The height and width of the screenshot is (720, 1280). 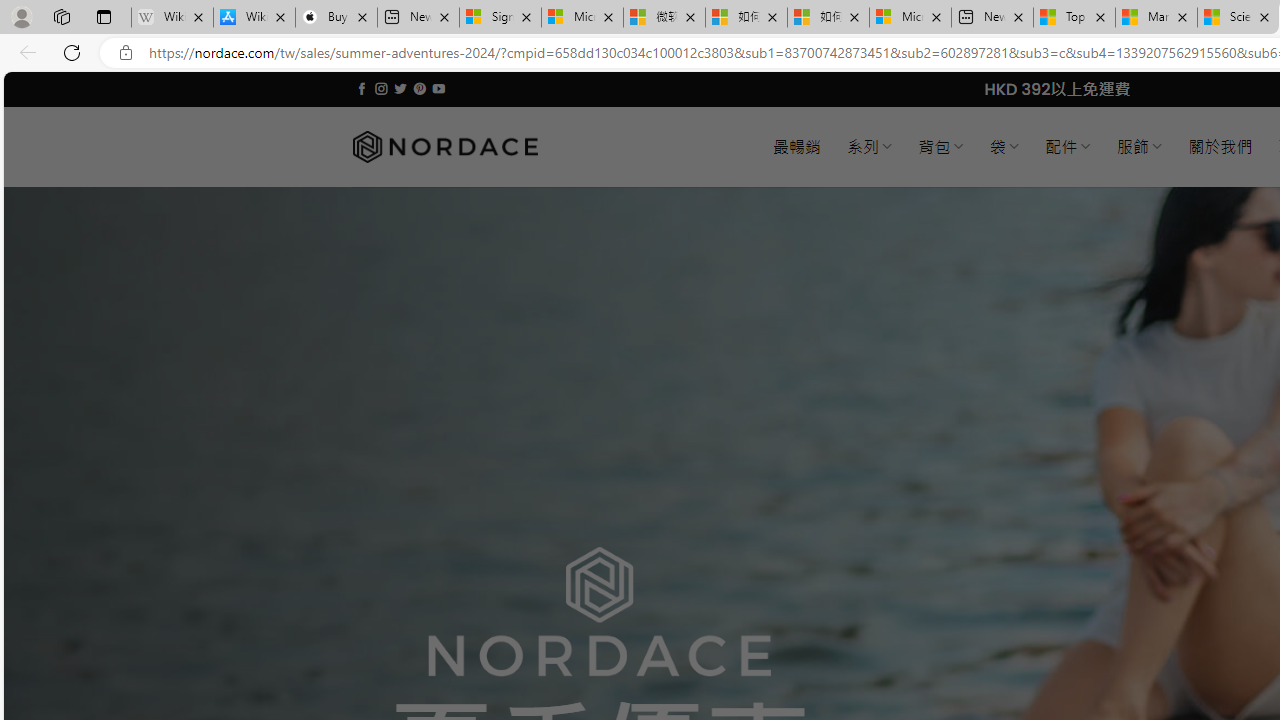 I want to click on 'Microsoft account | Account Checkup', so click(x=909, y=17).